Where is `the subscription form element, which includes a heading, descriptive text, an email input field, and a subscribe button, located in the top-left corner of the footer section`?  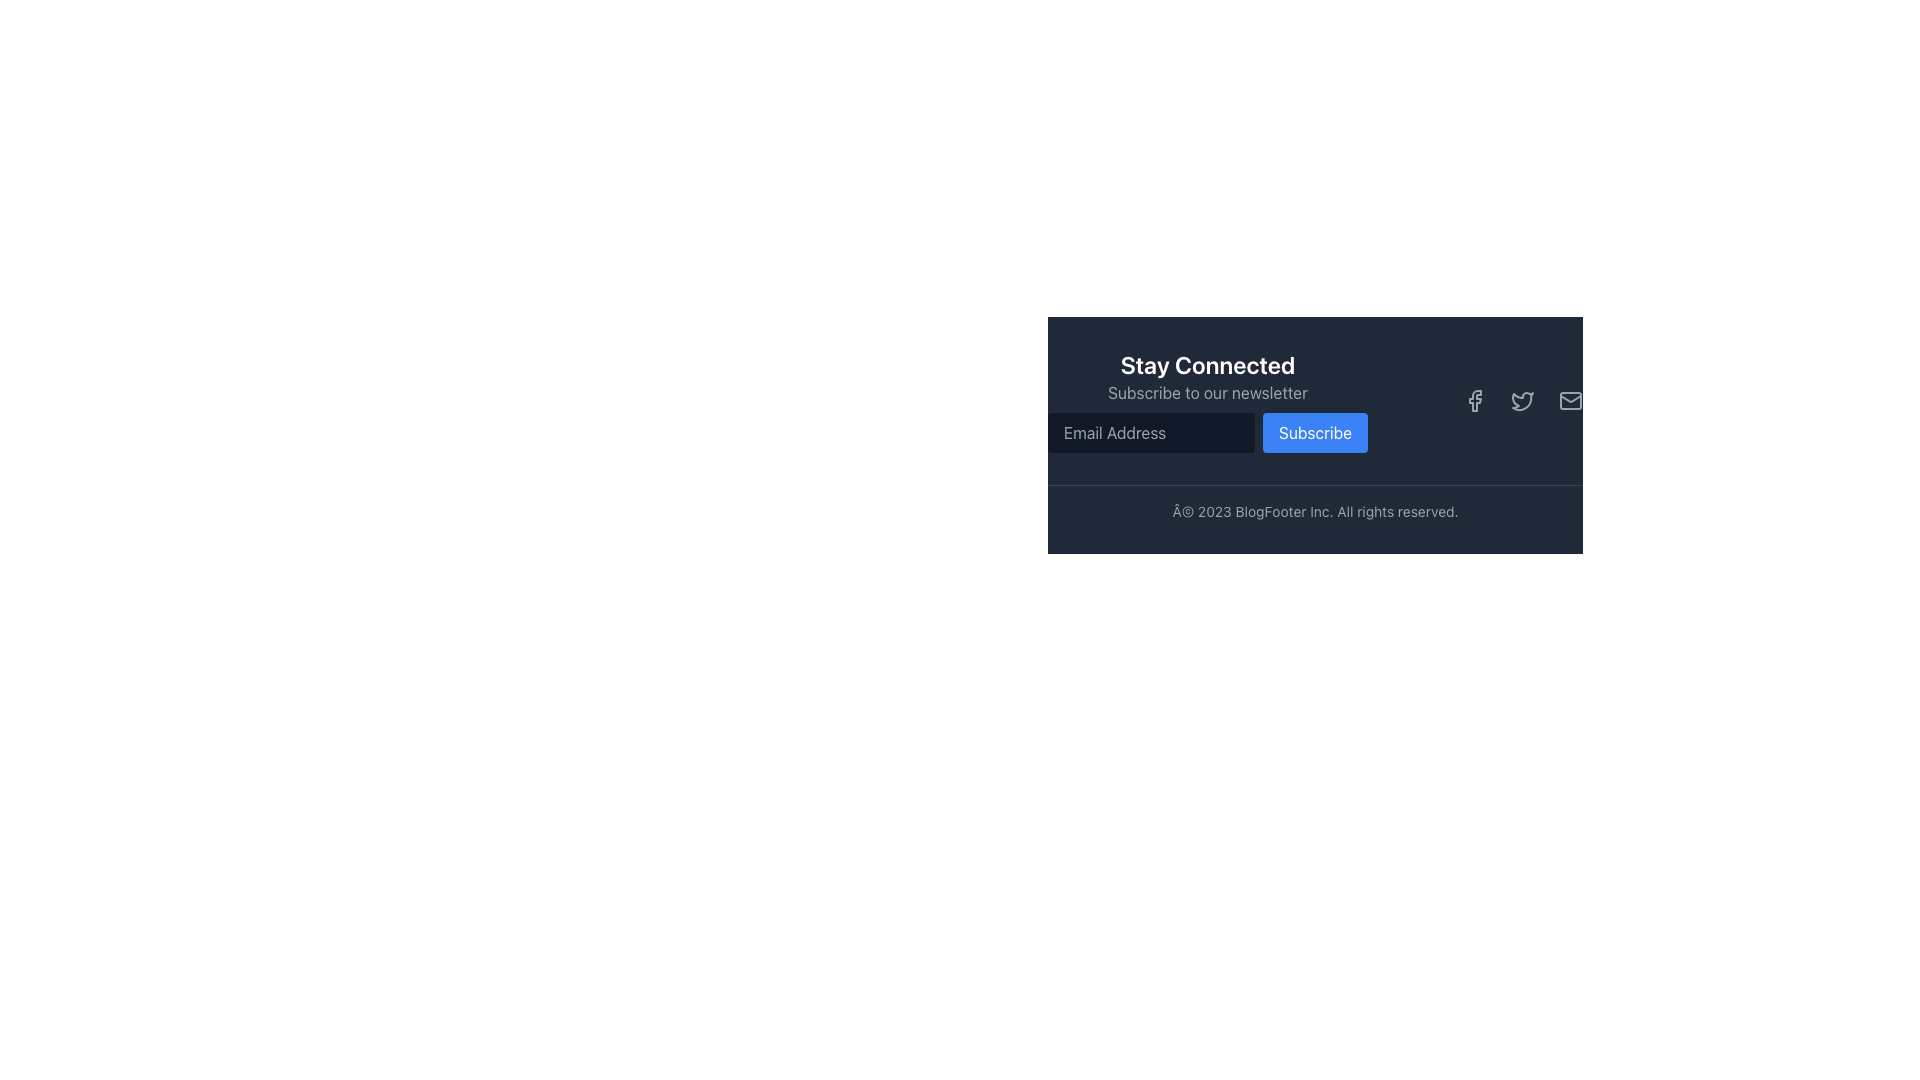 the subscription form element, which includes a heading, descriptive text, an email input field, and a subscribe button, located in the top-left corner of the footer section is located at coordinates (1206, 401).